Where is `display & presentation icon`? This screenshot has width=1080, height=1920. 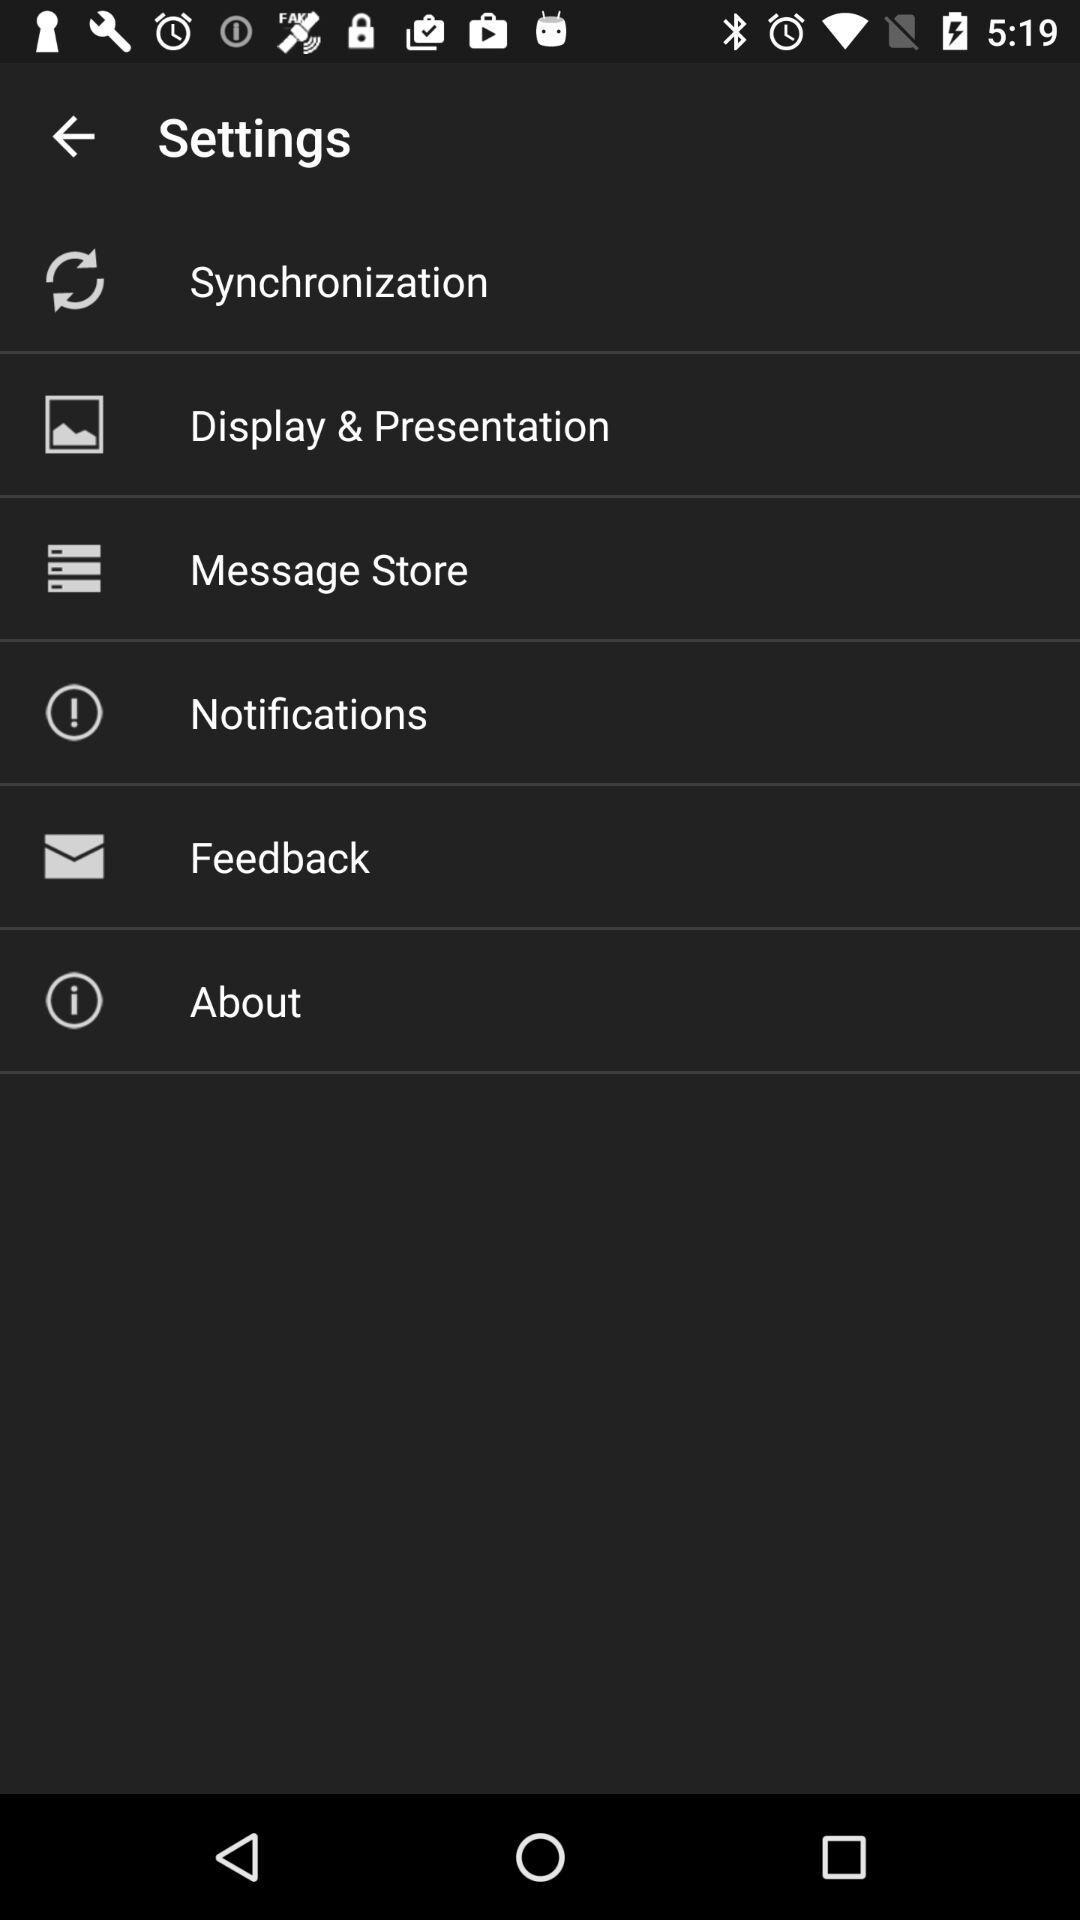
display & presentation icon is located at coordinates (400, 423).